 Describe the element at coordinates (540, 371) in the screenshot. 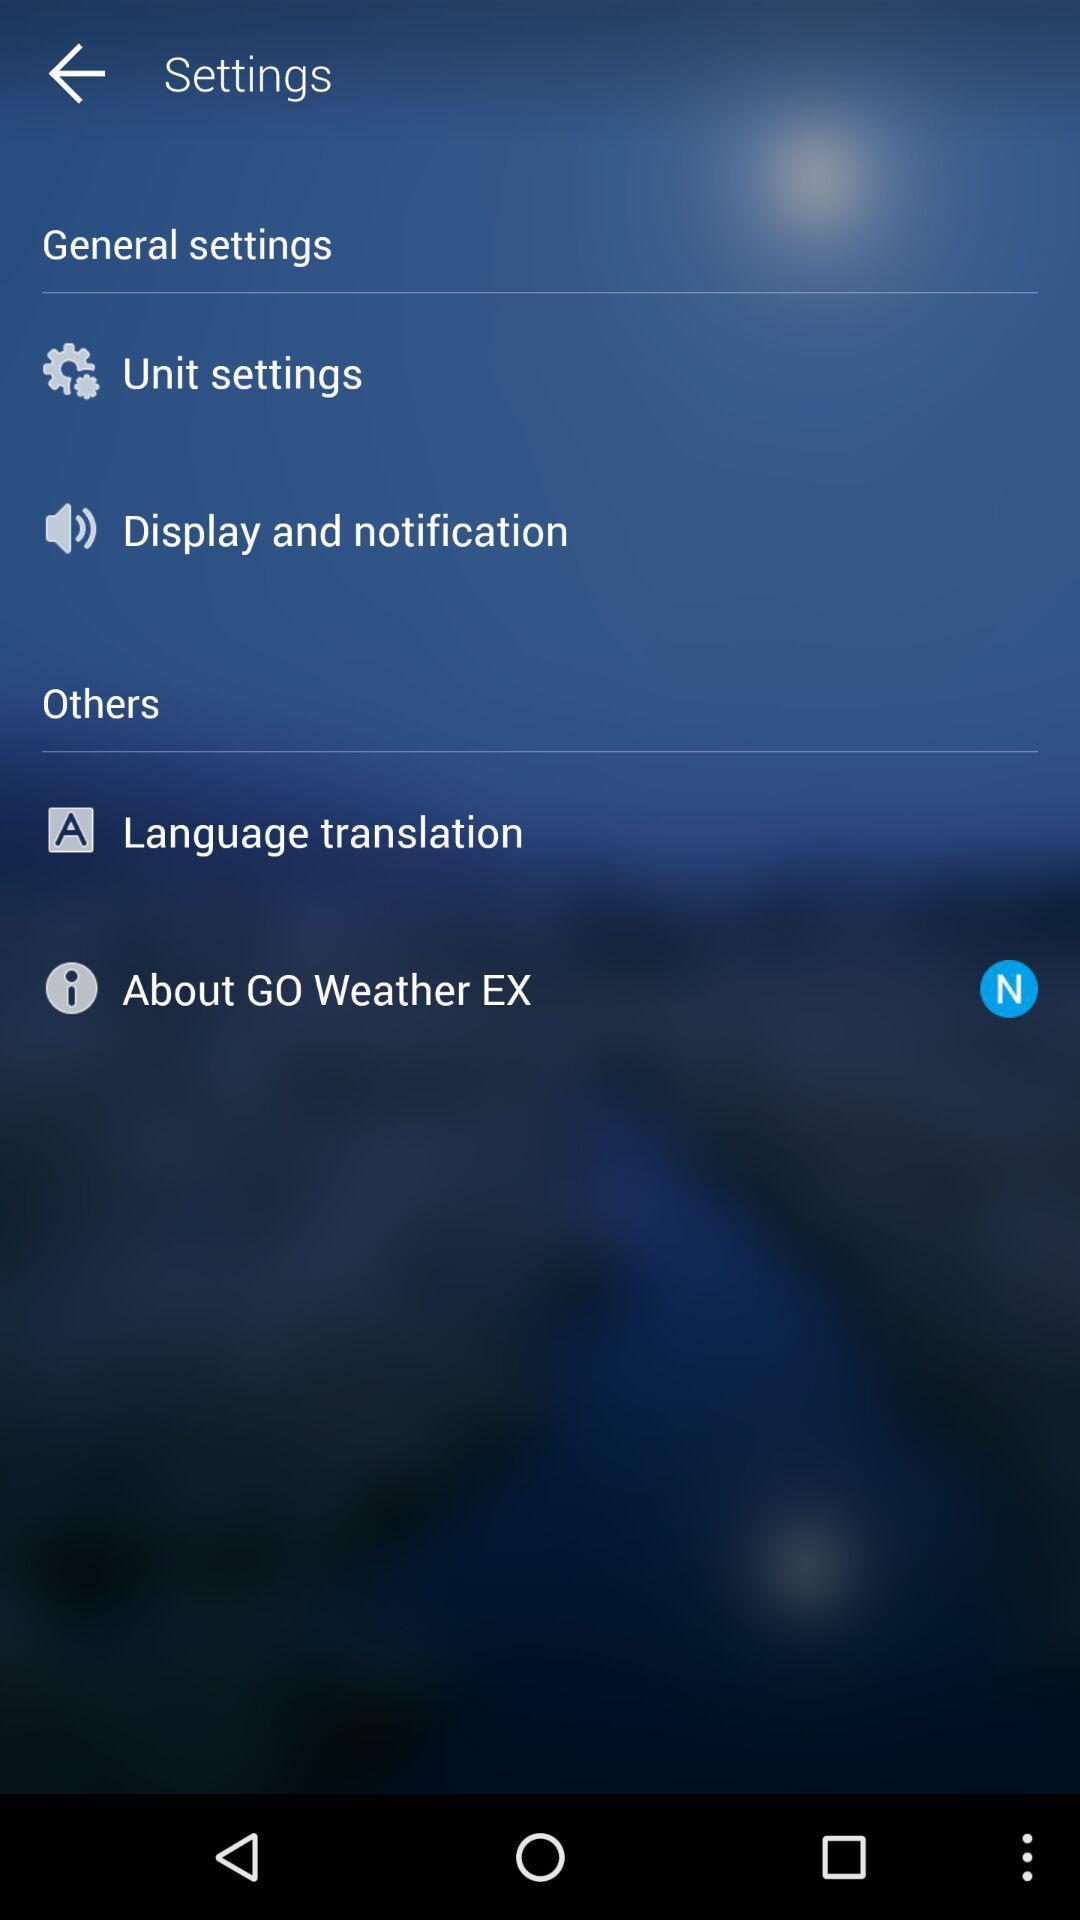

I see `item above display and notification` at that location.